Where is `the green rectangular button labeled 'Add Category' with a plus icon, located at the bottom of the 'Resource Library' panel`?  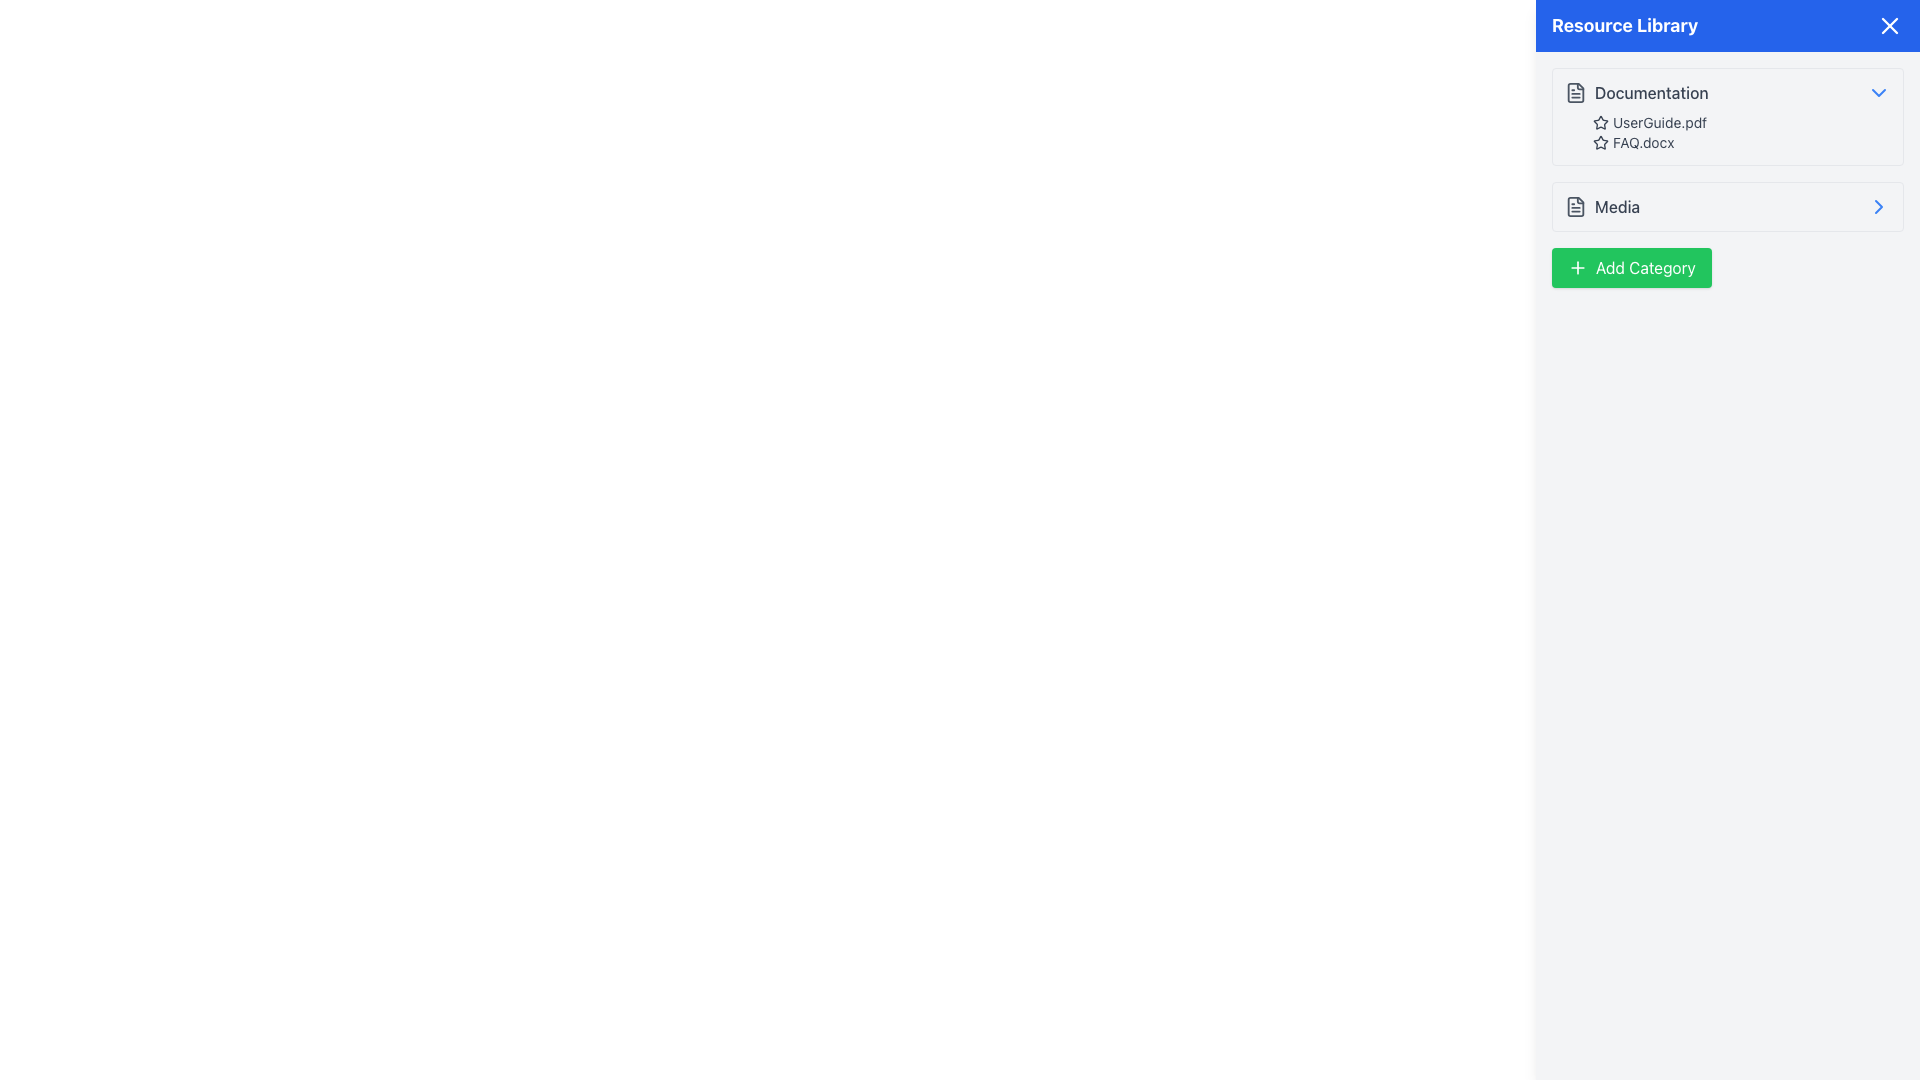
the green rectangular button labeled 'Add Category' with a plus icon, located at the bottom of the 'Resource Library' panel is located at coordinates (1632, 266).